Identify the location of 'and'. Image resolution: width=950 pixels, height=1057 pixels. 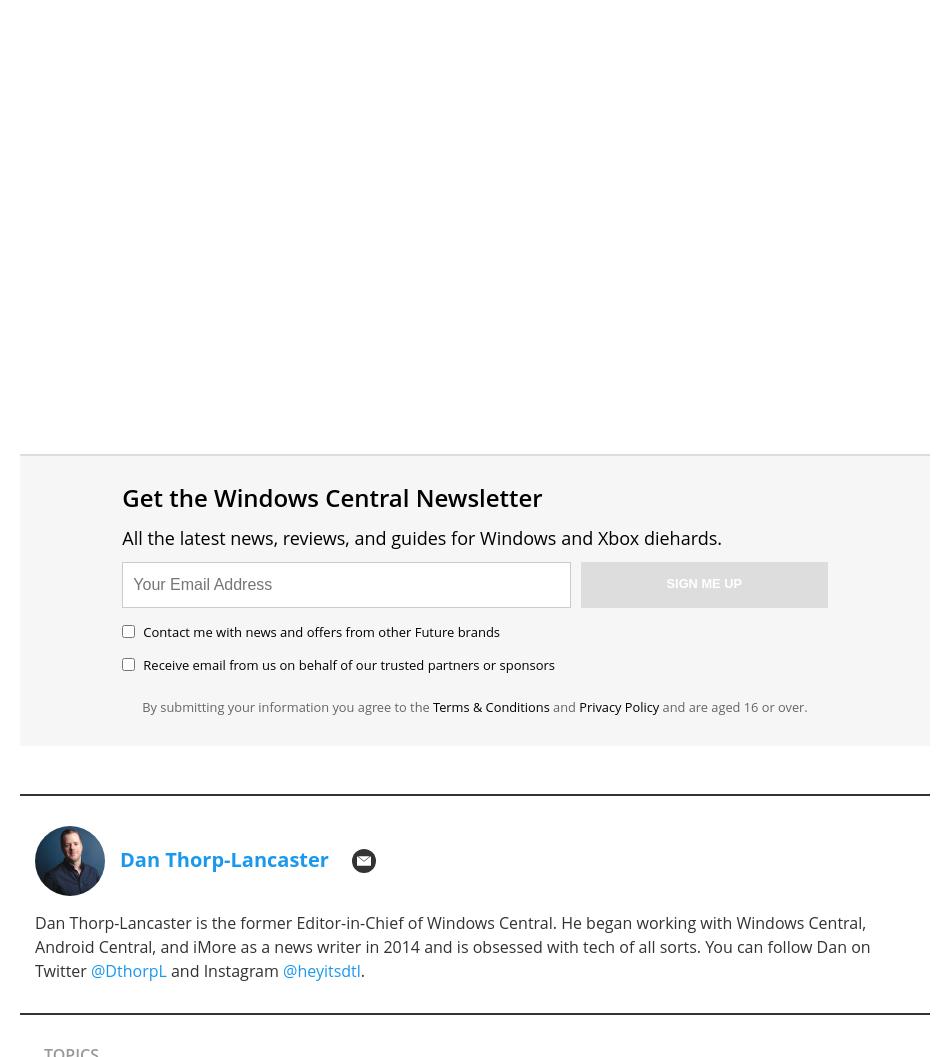
(564, 704).